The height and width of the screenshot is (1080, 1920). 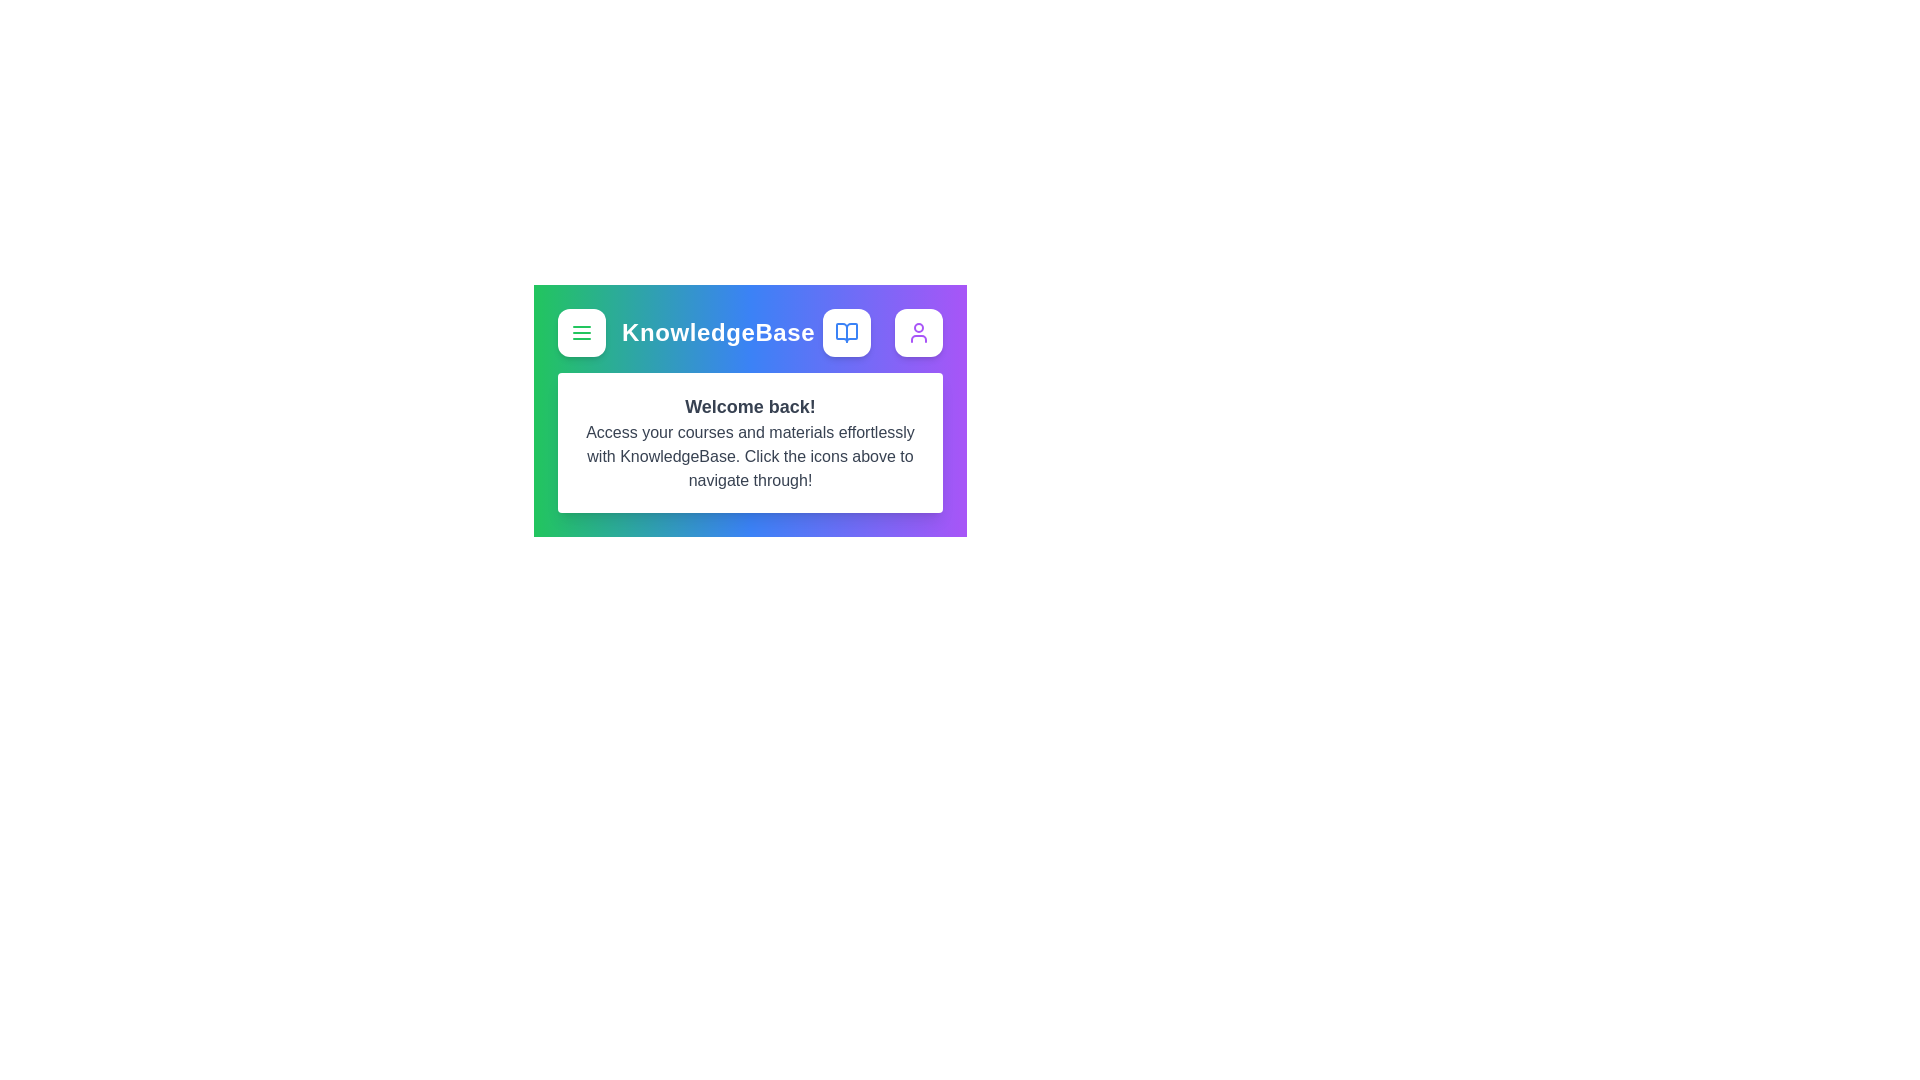 What do you see at coordinates (917, 331) in the screenshot?
I see `the User icon to observe hover effects` at bounding box center [917, 331].